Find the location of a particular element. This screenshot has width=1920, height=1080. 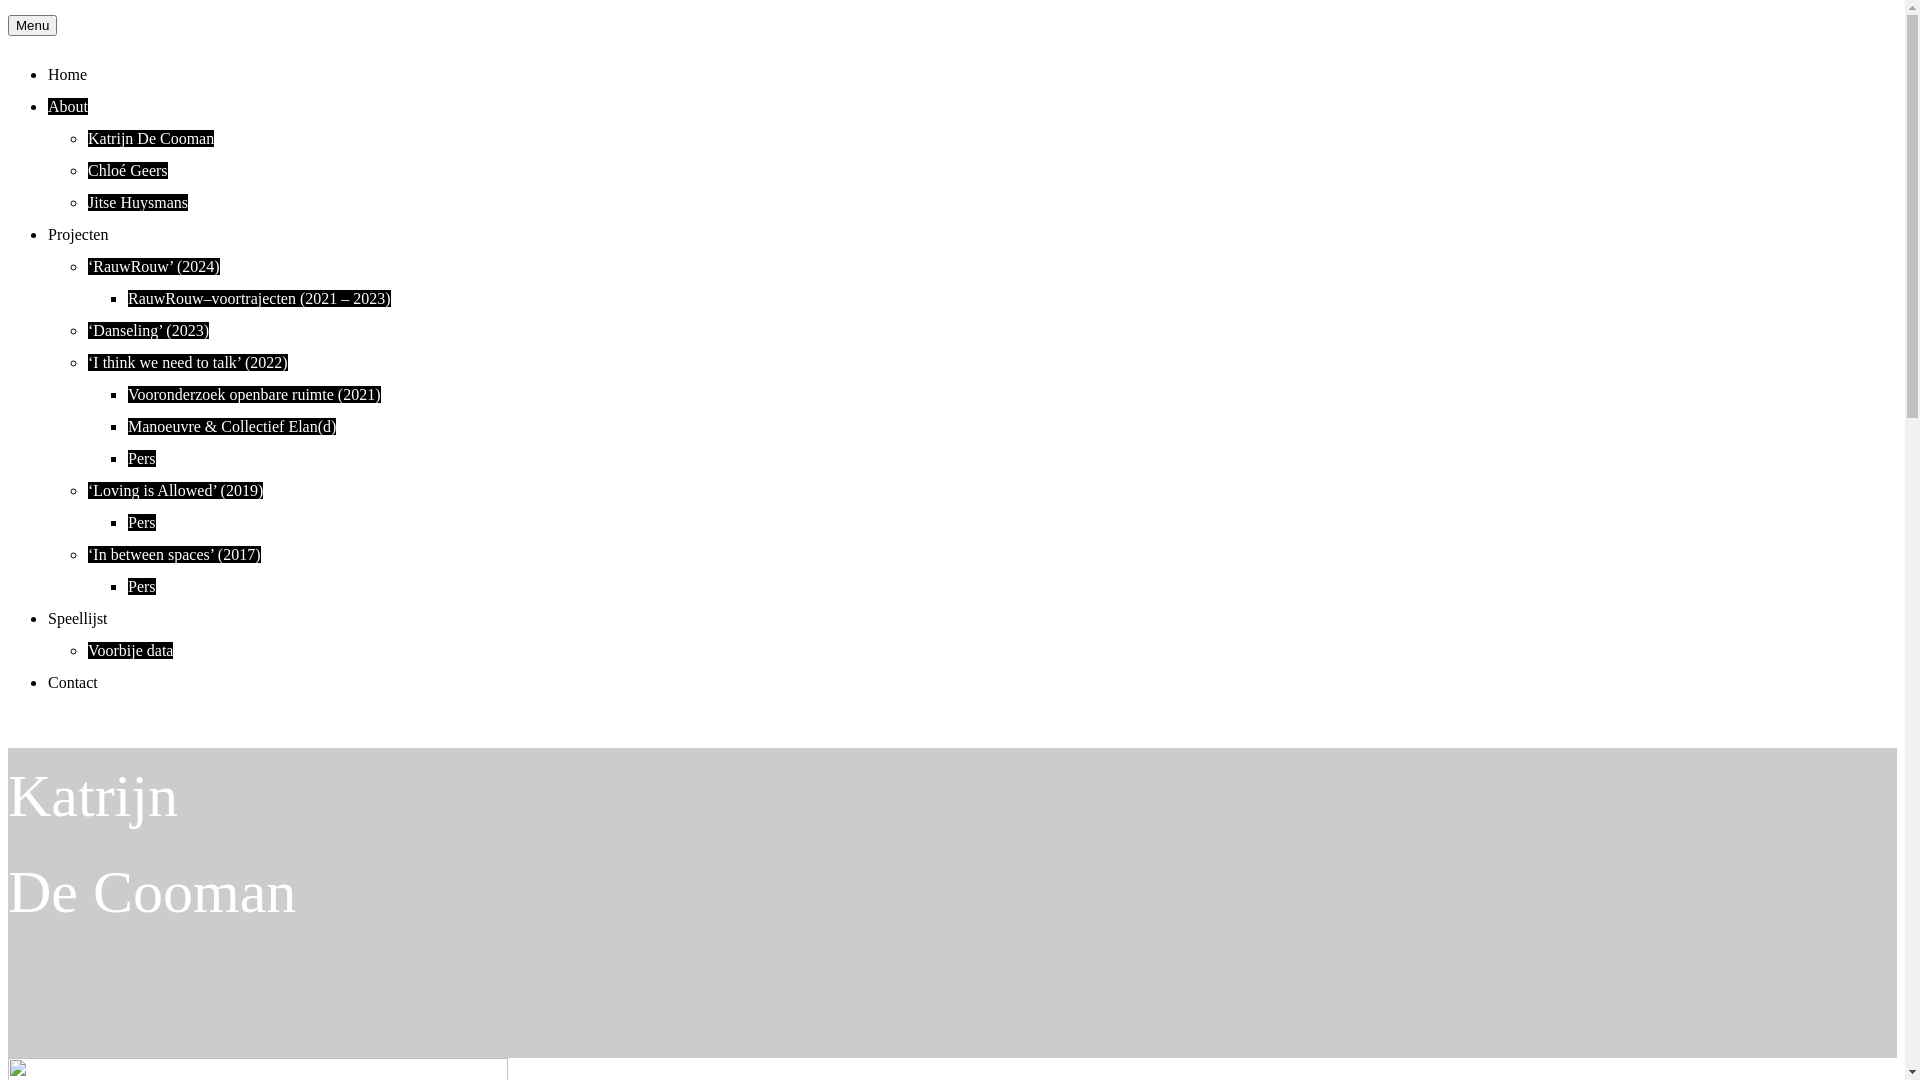

'Speellijst' is located at coordinates (77, 617).